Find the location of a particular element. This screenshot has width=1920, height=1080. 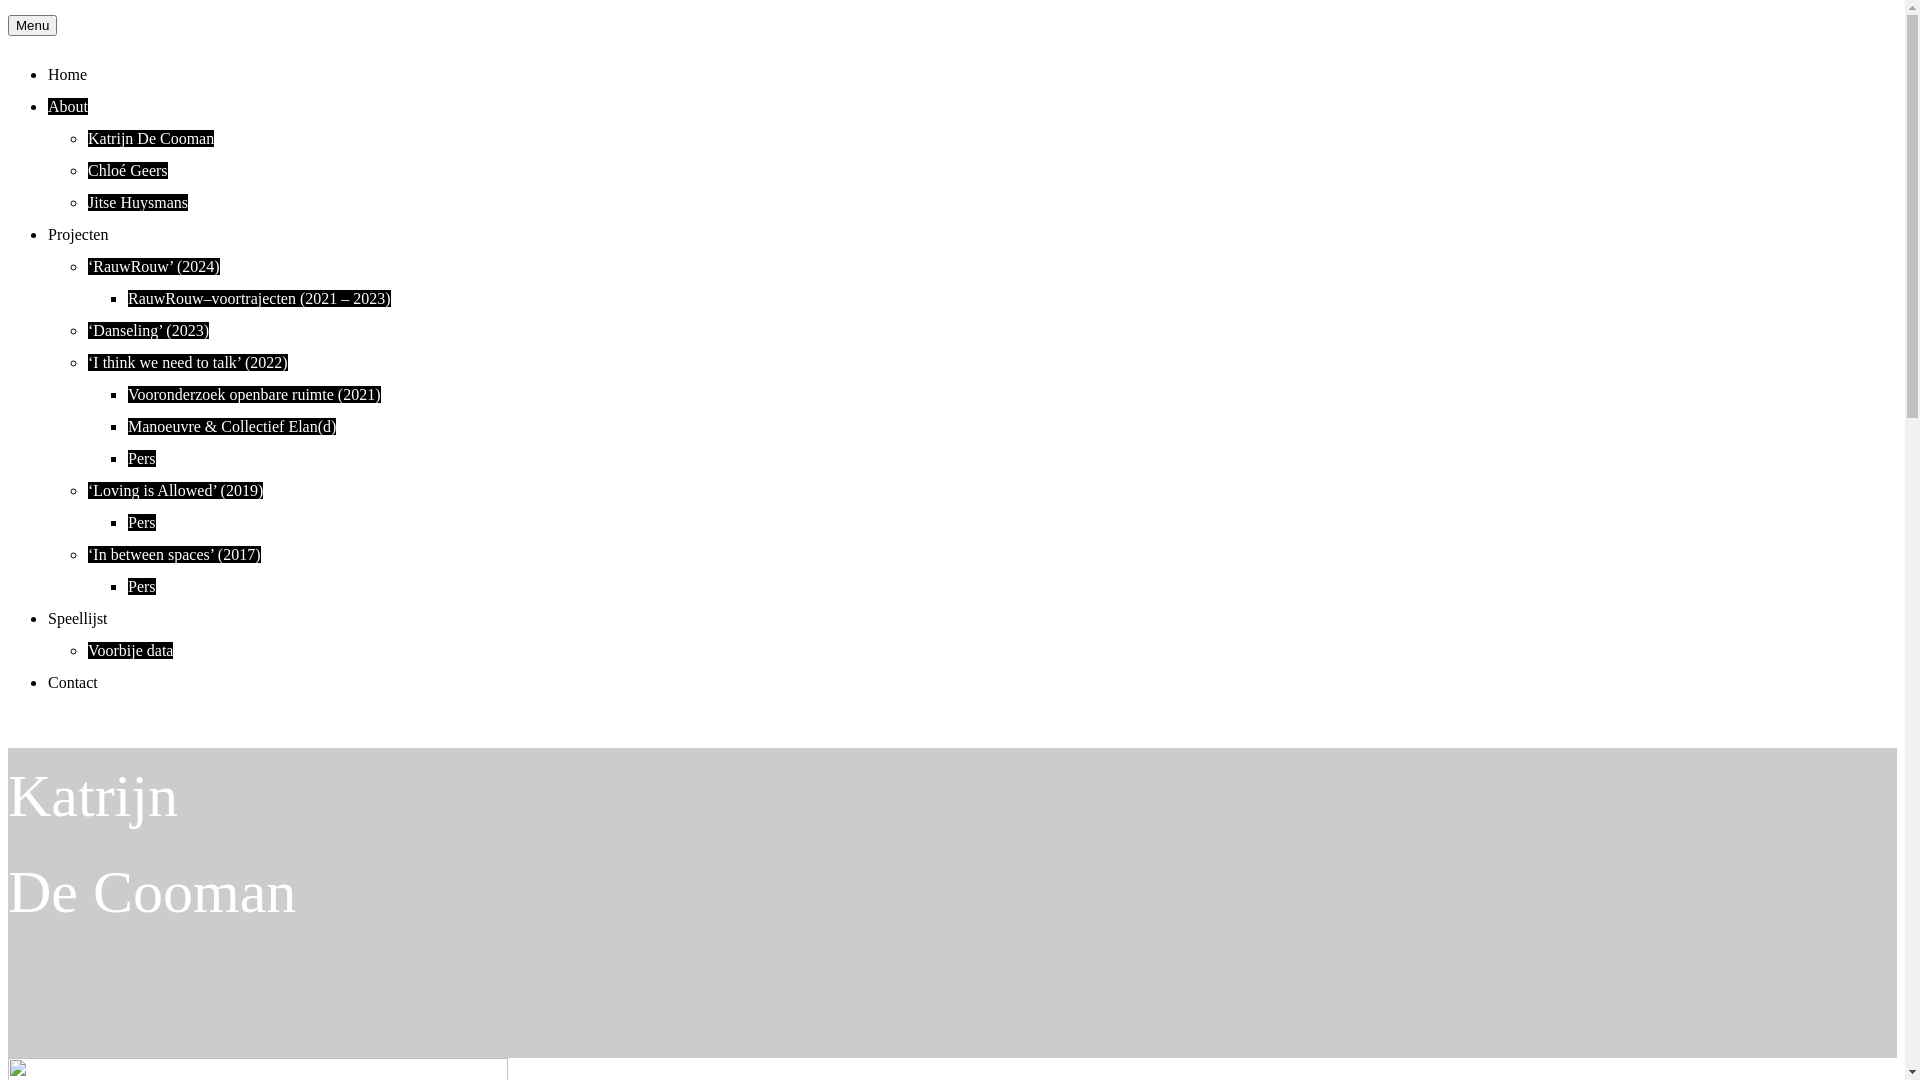

'Speellijst' is located at coordinates (77, 617).